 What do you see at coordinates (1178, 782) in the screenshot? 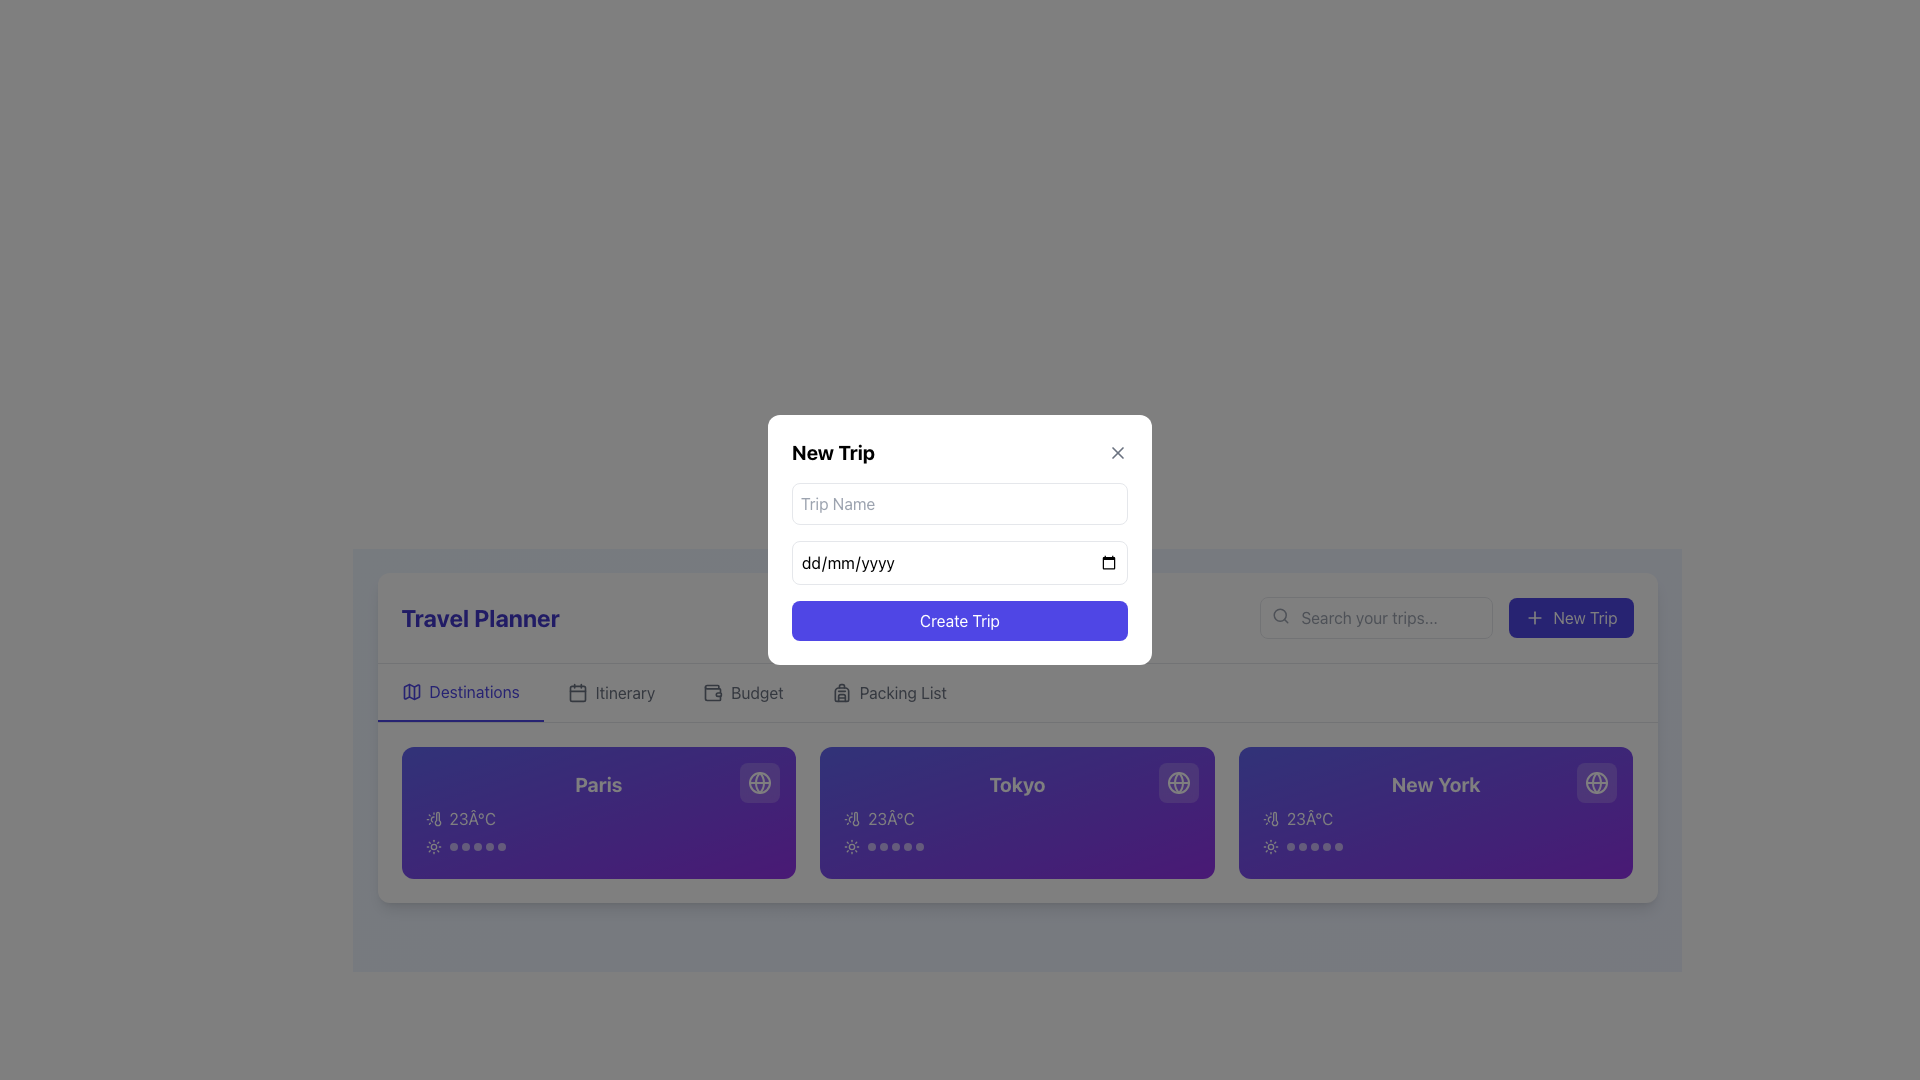
I see `the globe icon located in the top-right corner of the purple card labeled 'Tokyo'` at bounding box center [1178, 782].